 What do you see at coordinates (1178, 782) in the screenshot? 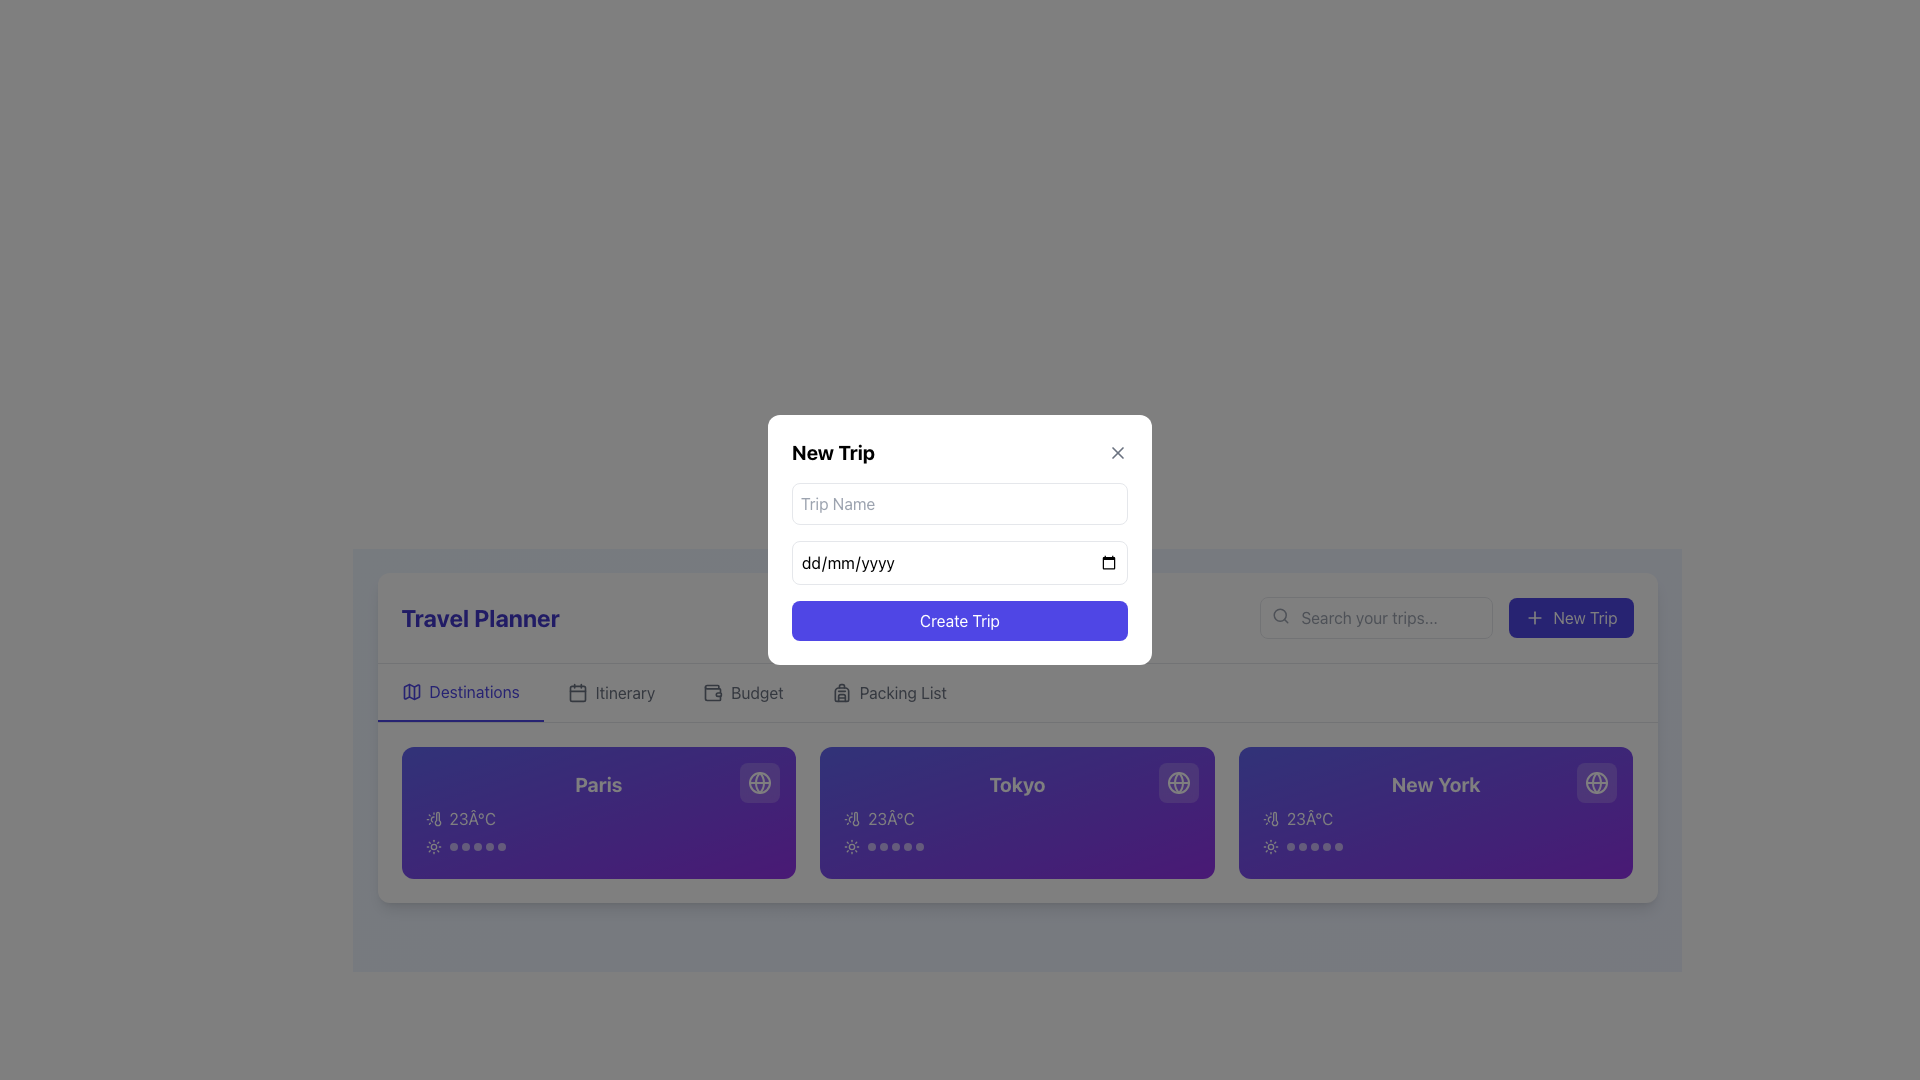
I see `the globe icon located in the top-right corner of the purple card labeled 'Tokyo'` at bounding box center [1178, 782].